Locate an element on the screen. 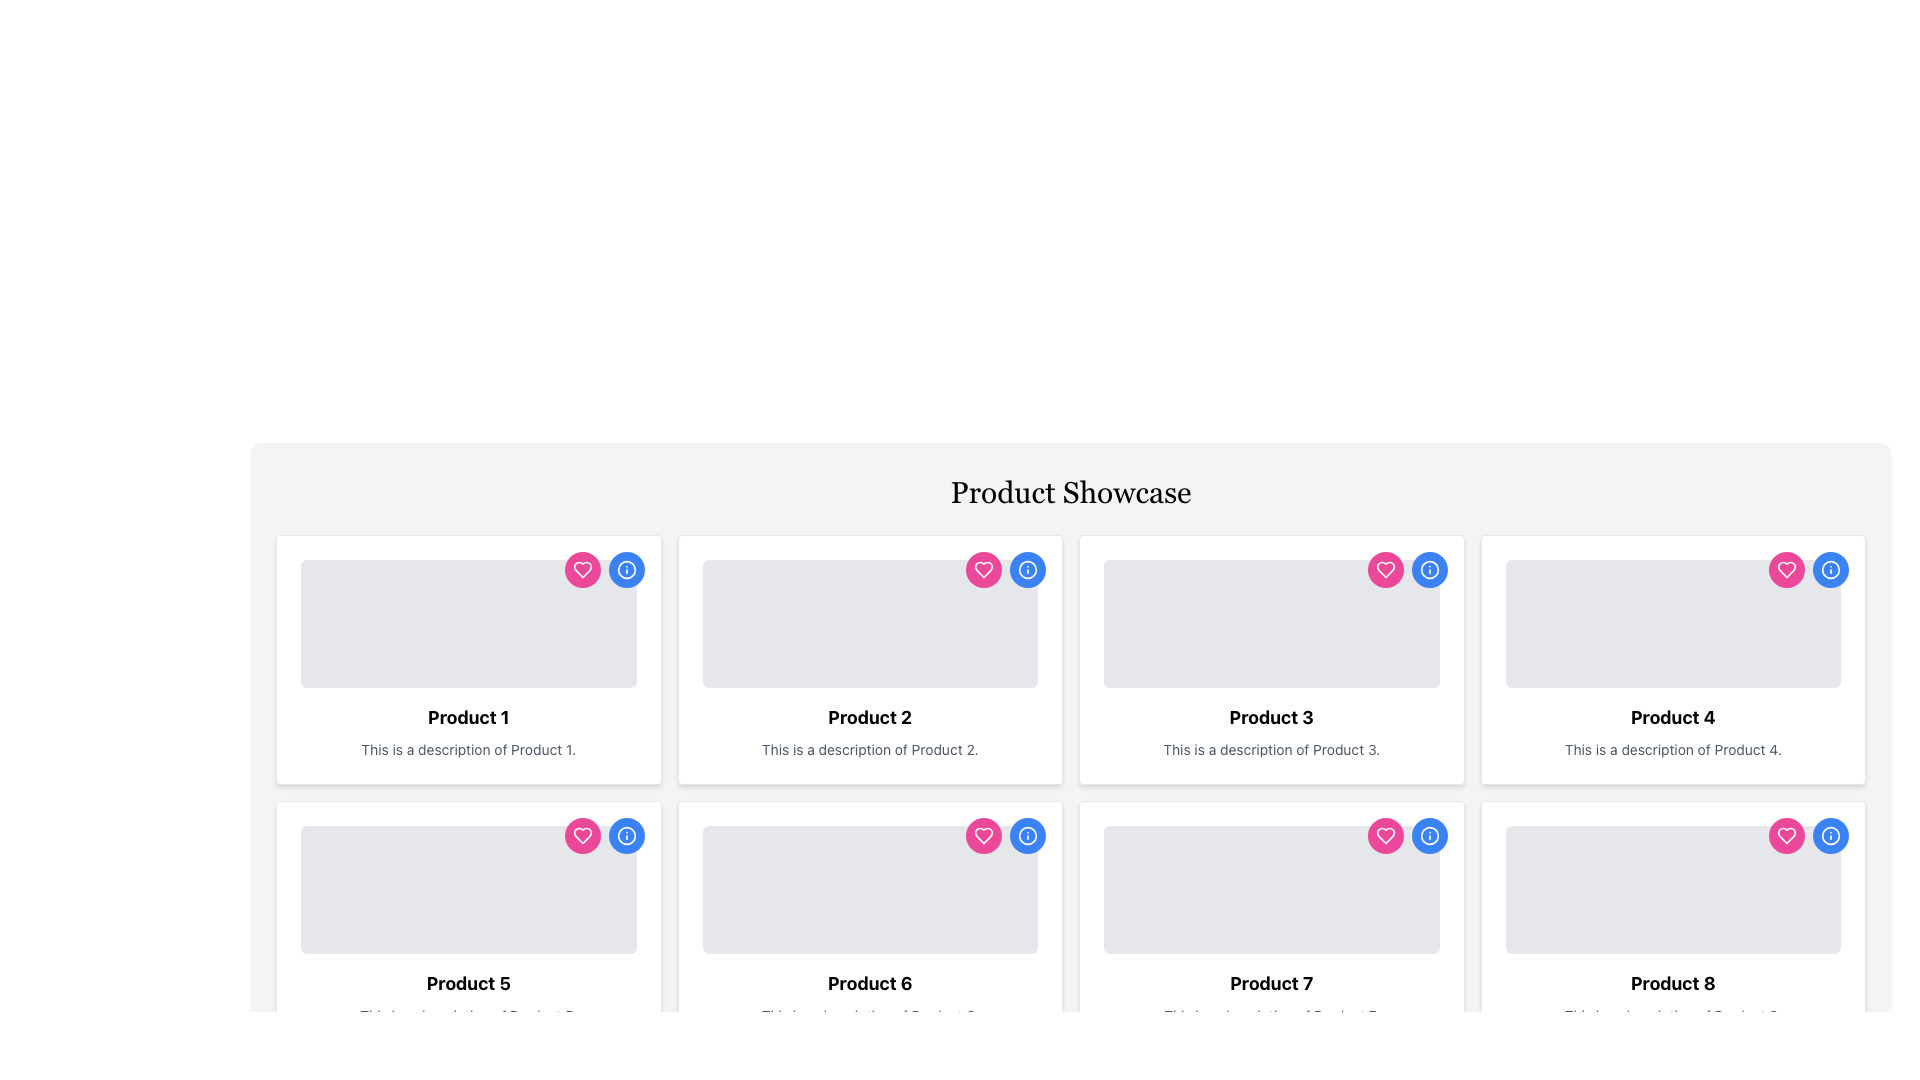 Image resolution: width=1920 pixels, height=1080 pixels. the button located at the top-right corner of the 'Product 3' card is located at coordinates (1428, 570).